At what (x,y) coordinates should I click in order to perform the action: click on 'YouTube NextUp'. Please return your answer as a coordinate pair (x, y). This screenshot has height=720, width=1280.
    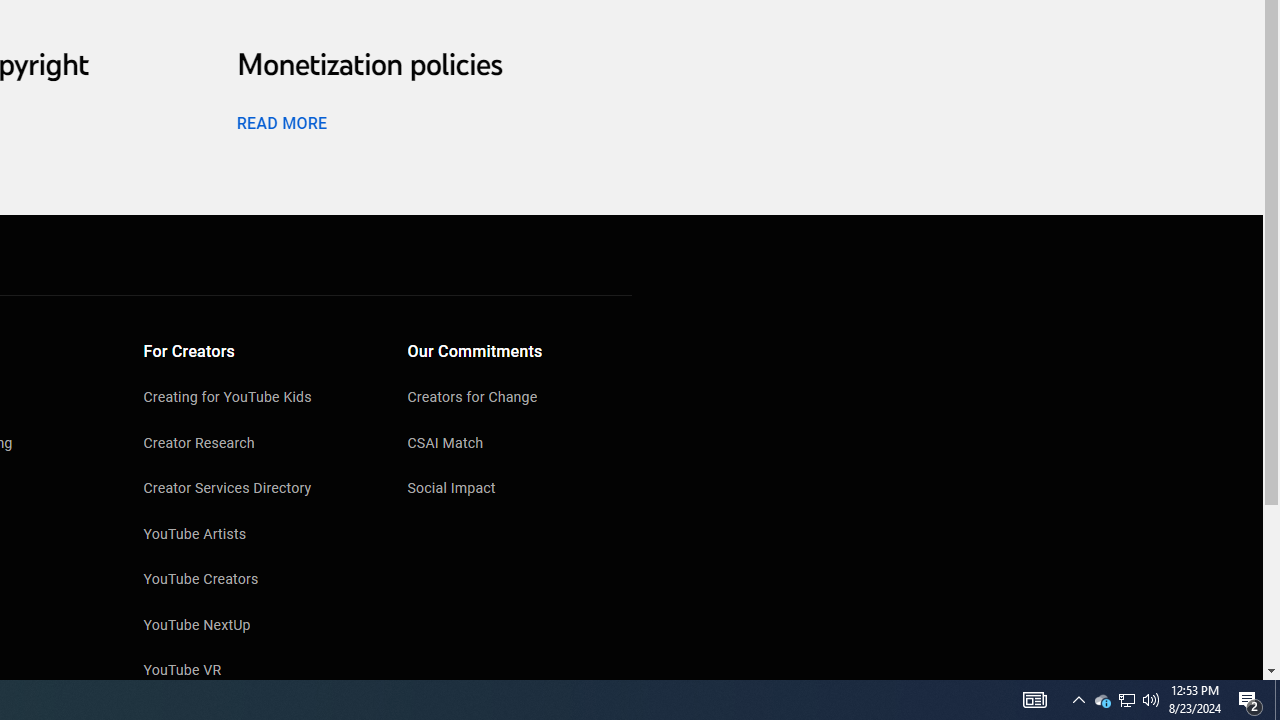
    Looking at the image, I should click on (255, 626).